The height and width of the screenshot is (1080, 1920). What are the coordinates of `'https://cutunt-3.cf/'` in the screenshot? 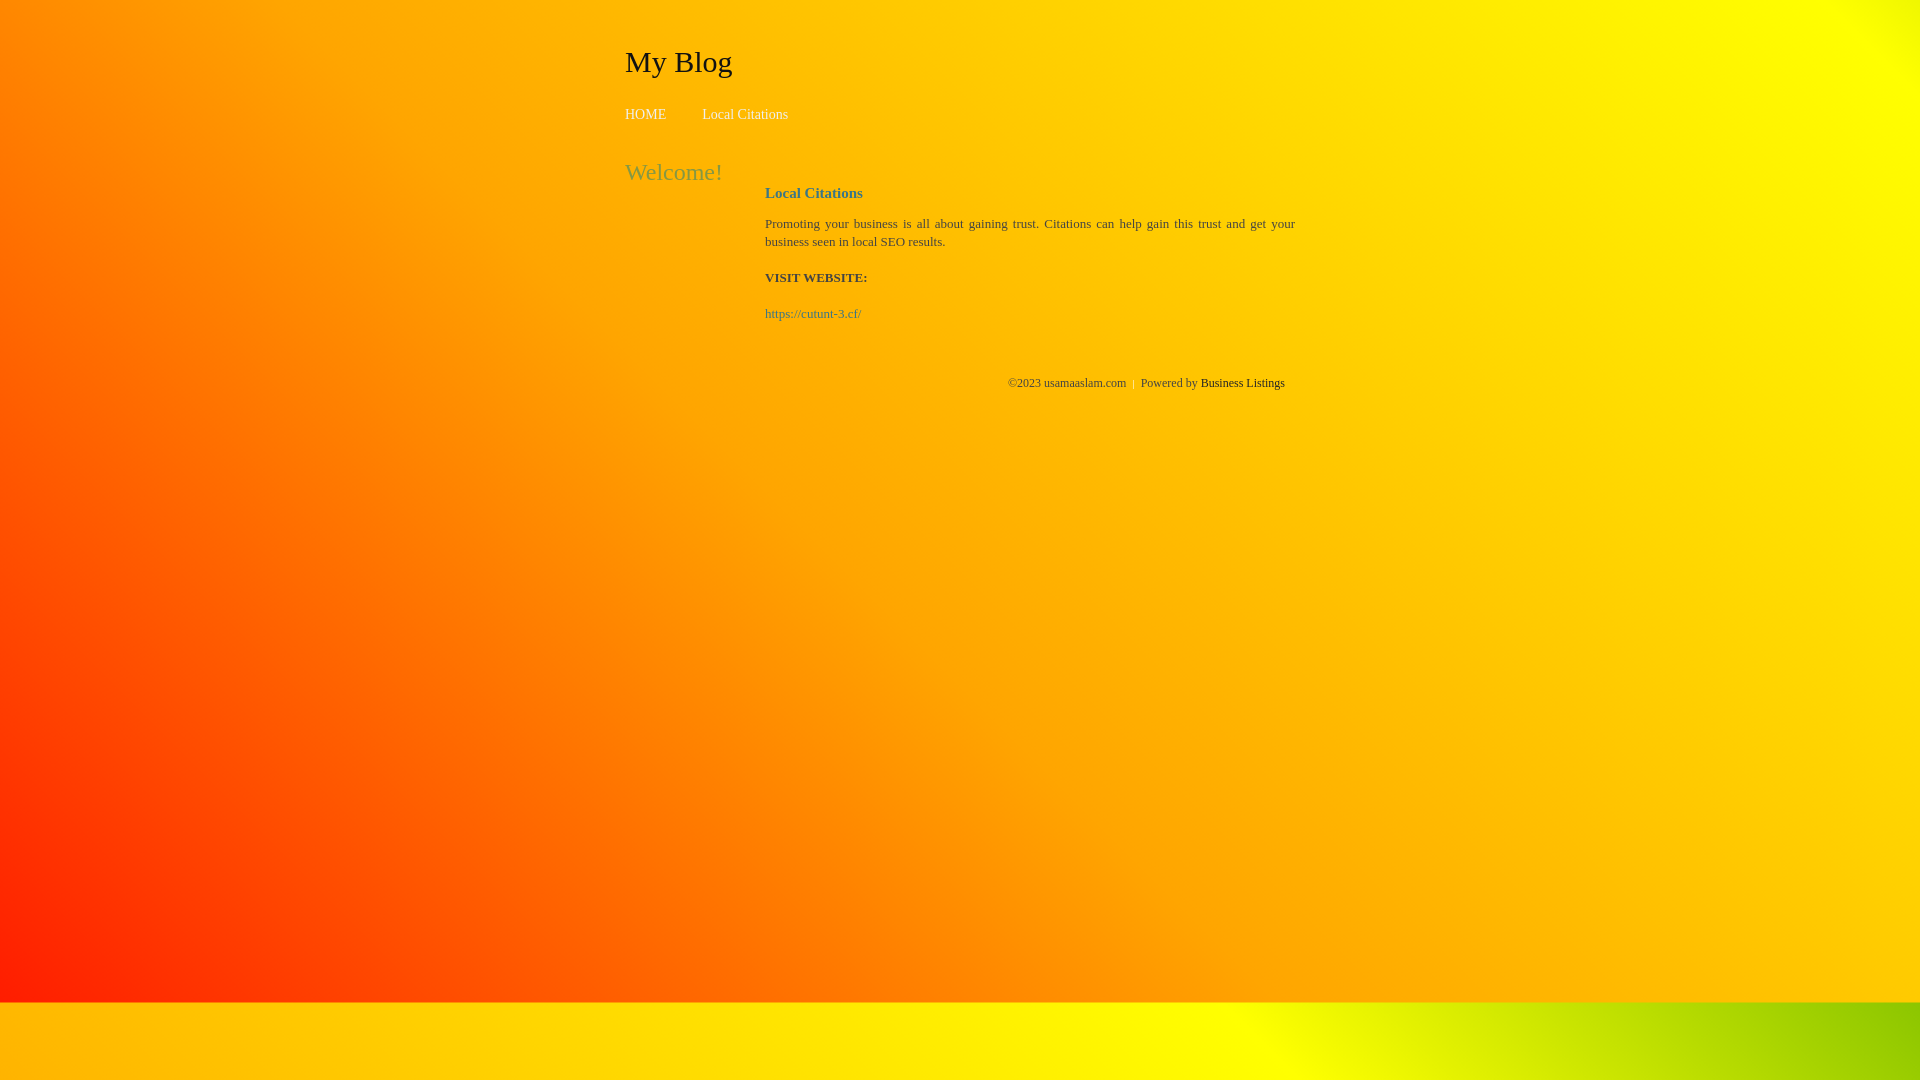 It's located at (763, 313).